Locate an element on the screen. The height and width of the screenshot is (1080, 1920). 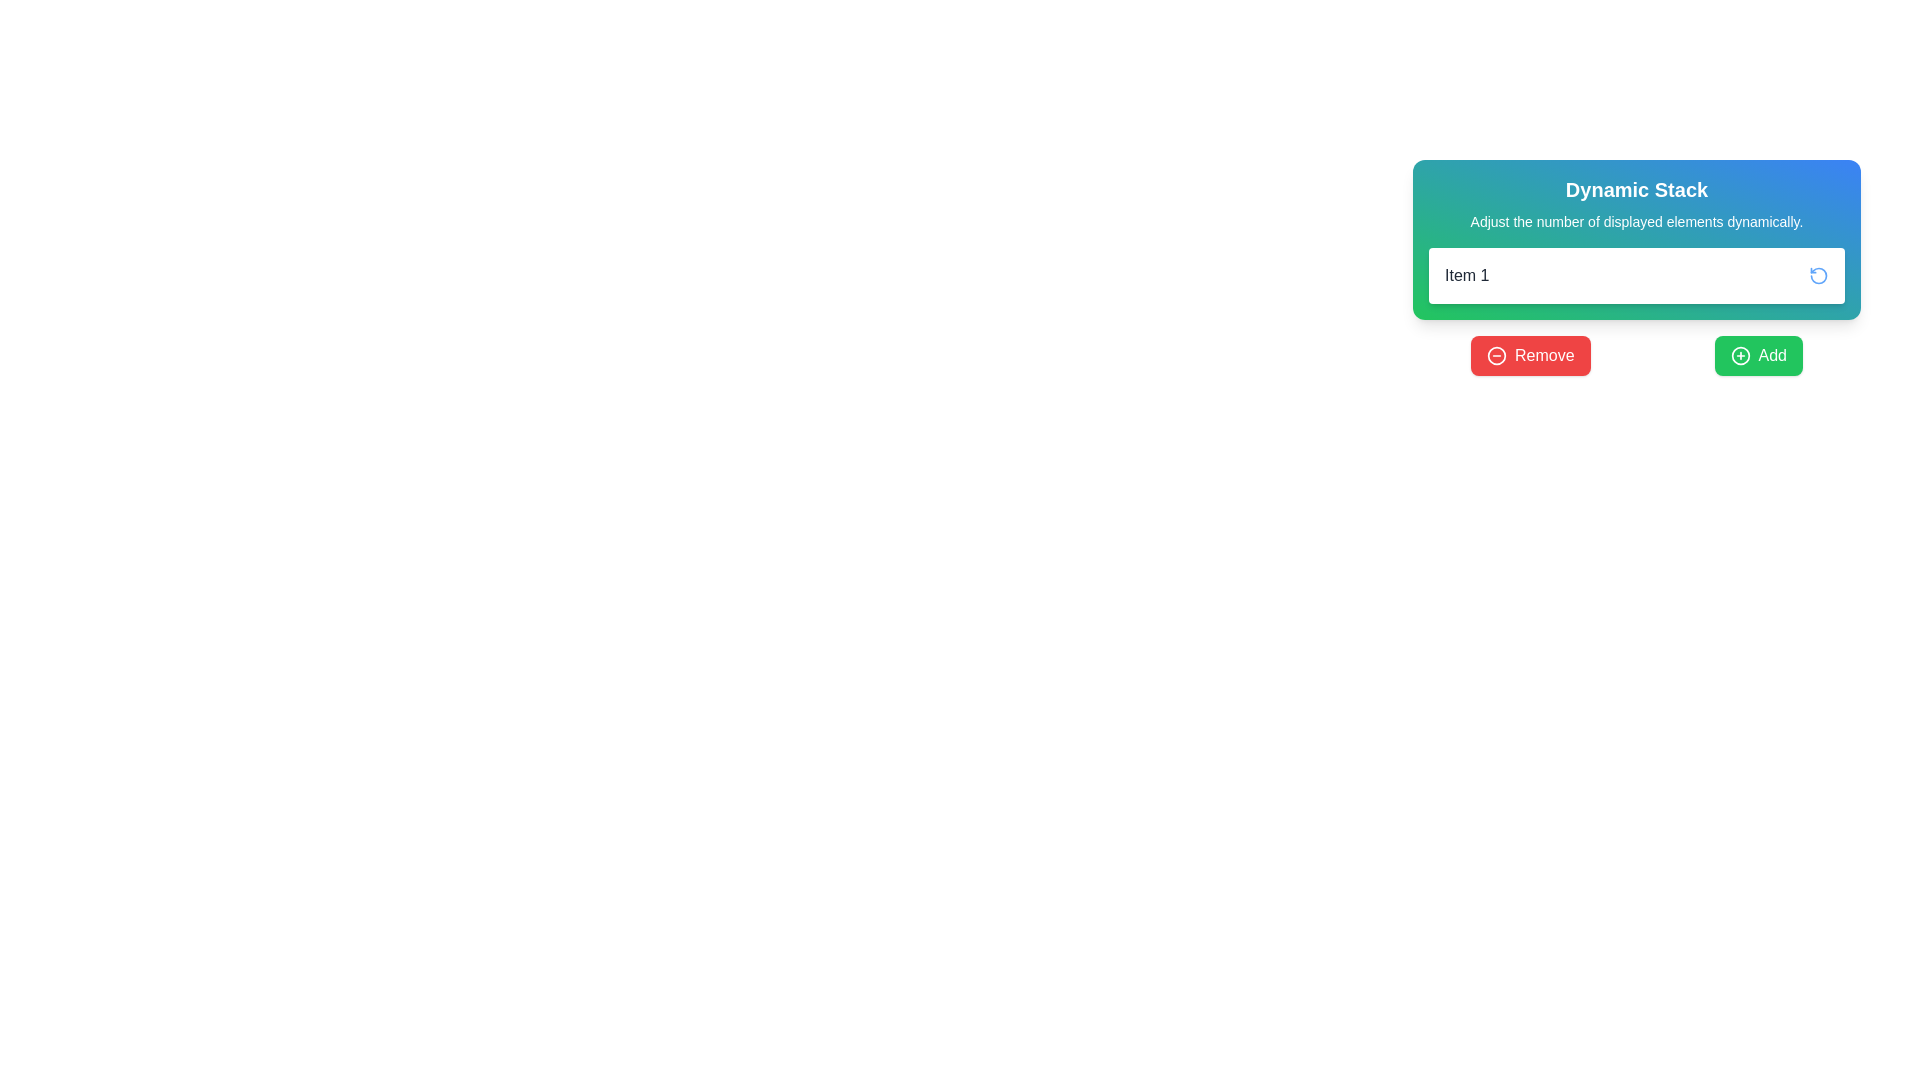
the delete button to the left of the 'Add' button is located at coordinates (1529, 354).